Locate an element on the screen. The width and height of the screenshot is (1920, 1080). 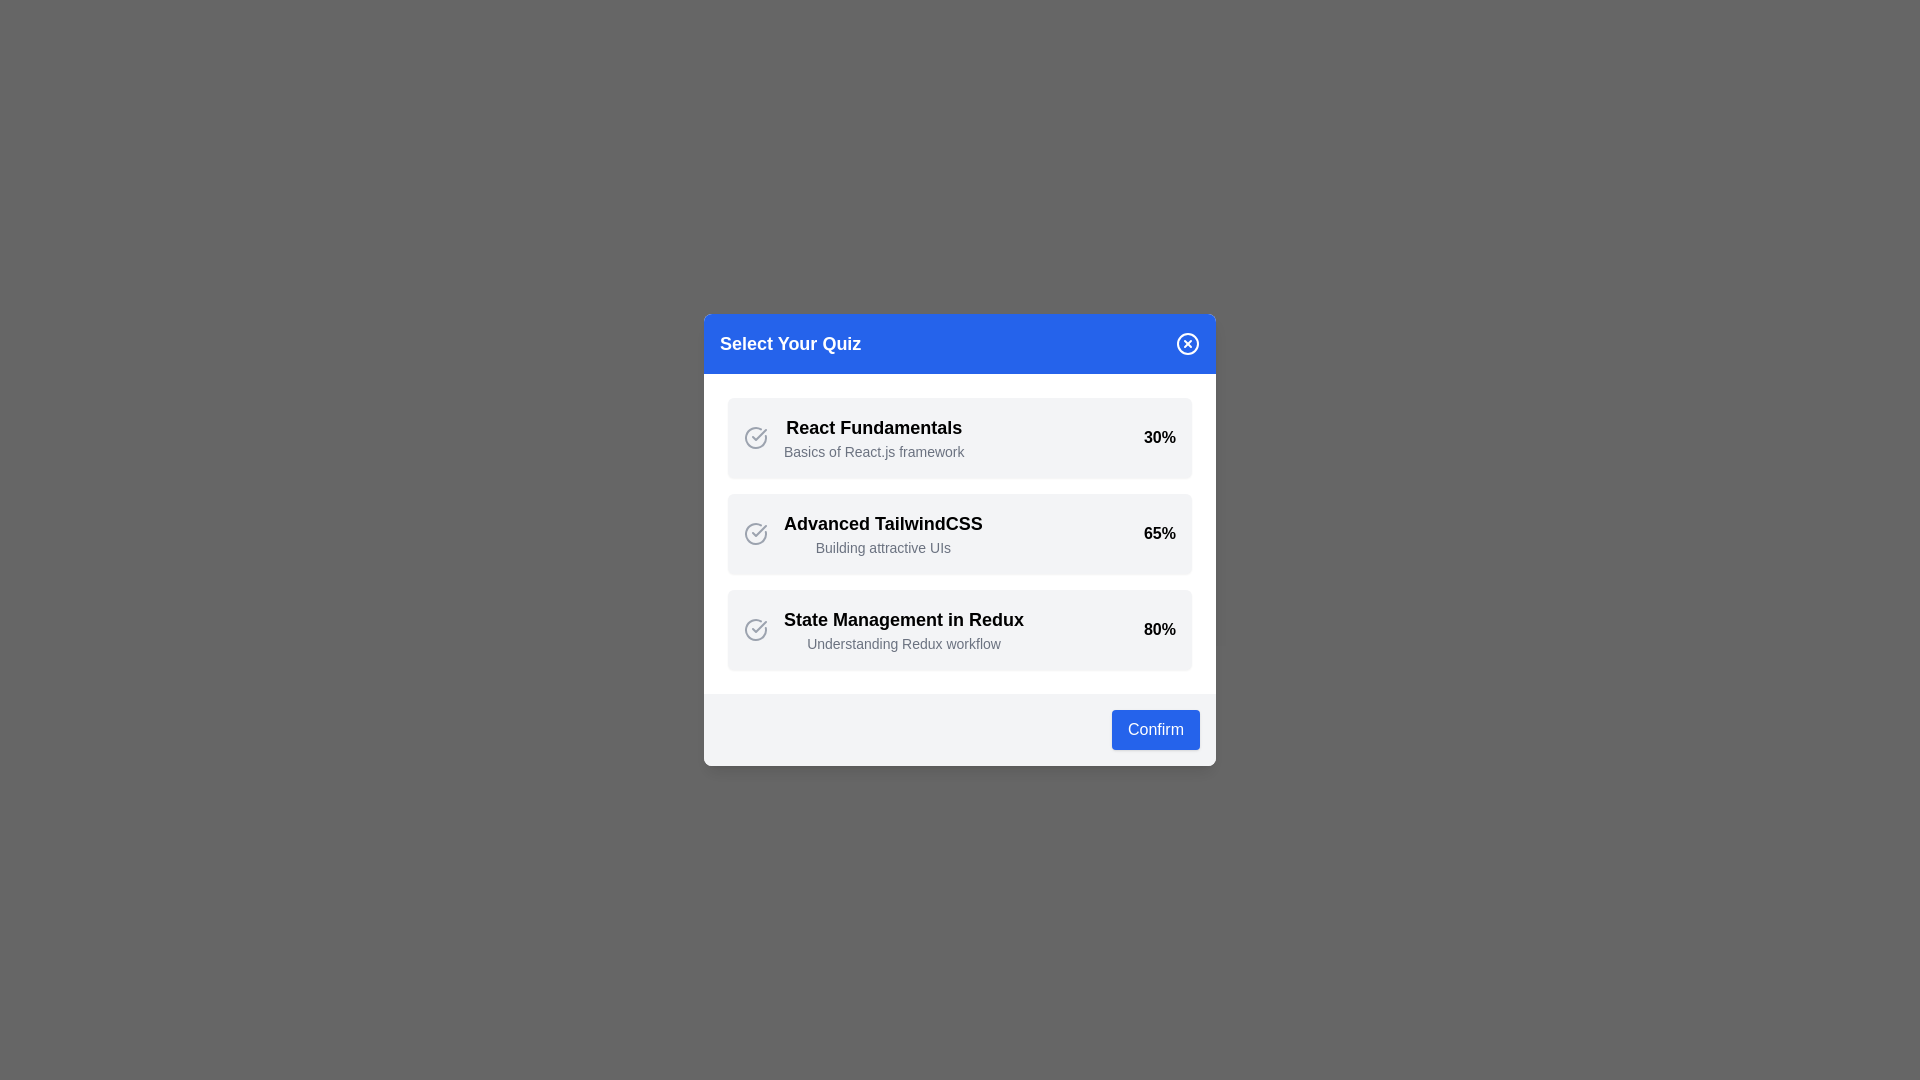
the details of the quiz titled React Fundamentals is located at coordinates (873, 427).